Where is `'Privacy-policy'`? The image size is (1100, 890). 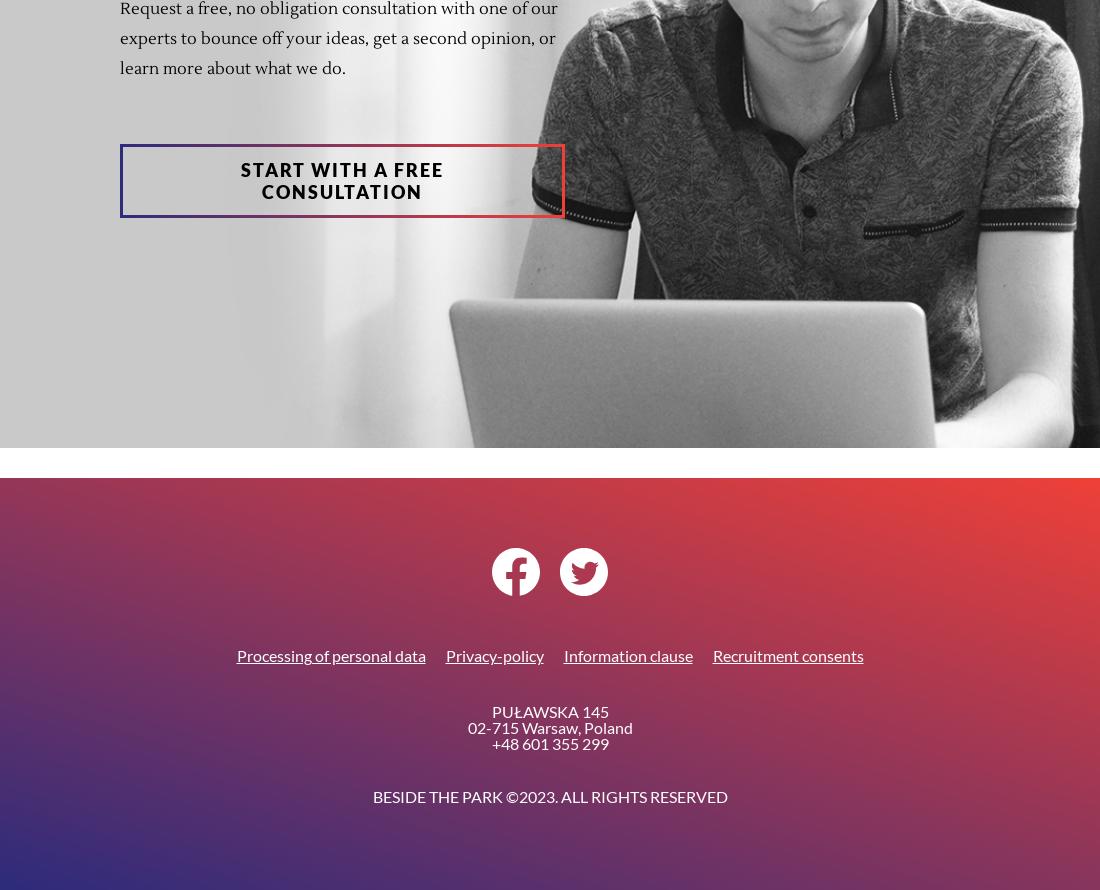 'Privacy-policy' is located at coordinates (443, 655).